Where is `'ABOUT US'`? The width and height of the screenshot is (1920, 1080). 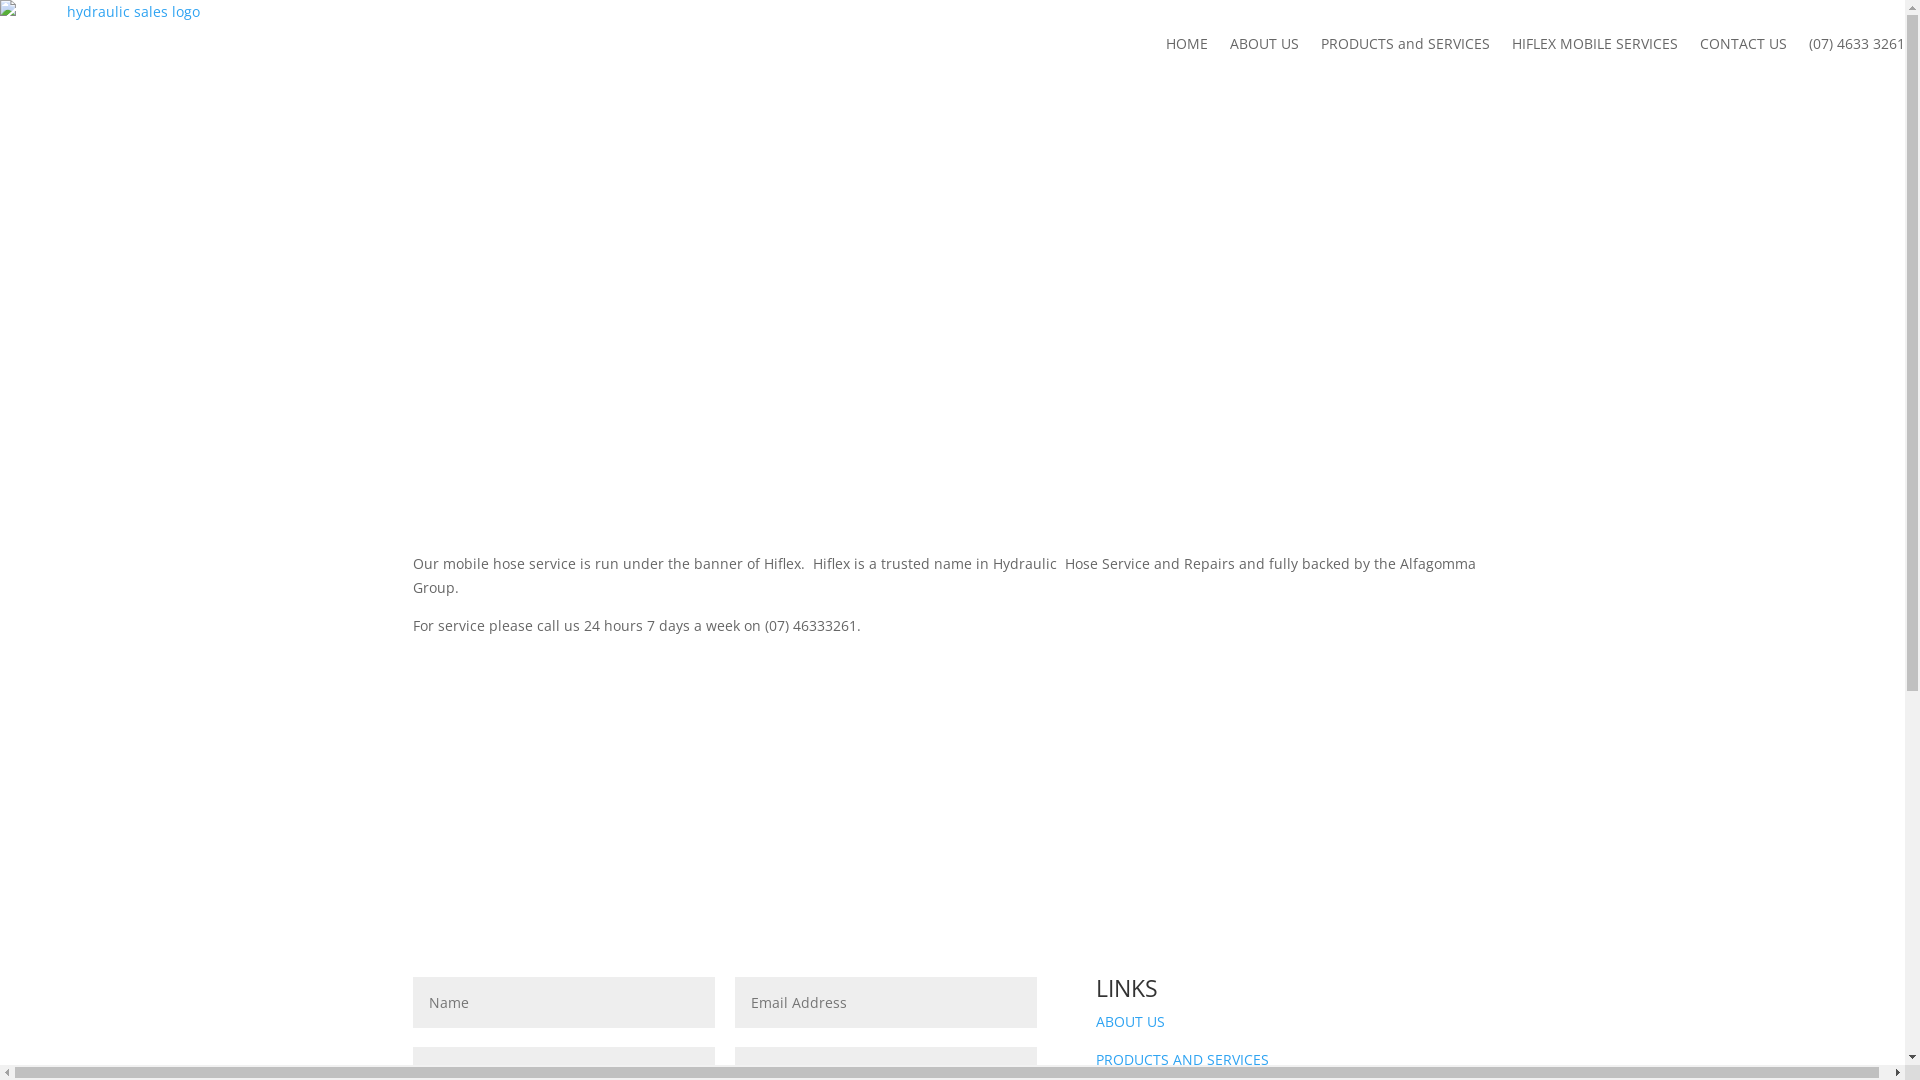
'ABOUT US' is located at coordinates (1130, 1021).